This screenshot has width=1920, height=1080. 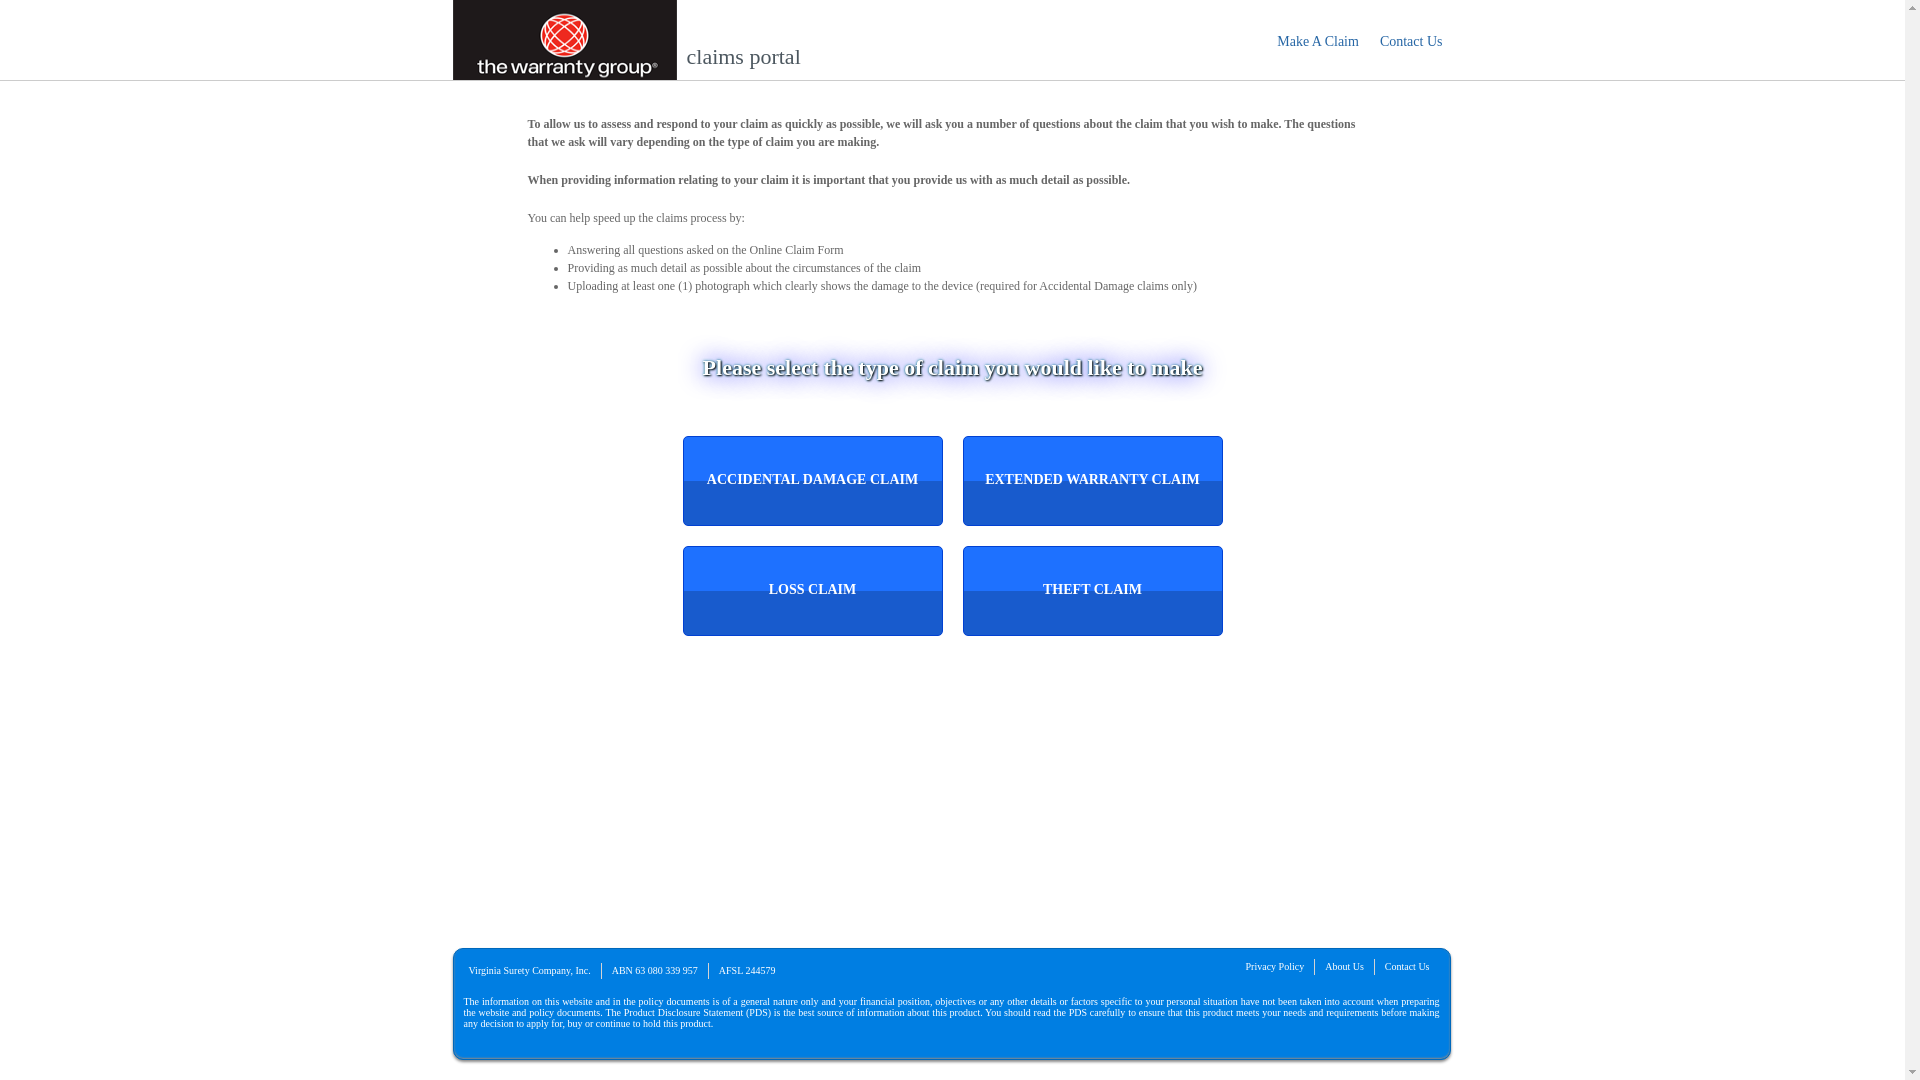 I want to click on 'Theft Claim', so click(x=1091, y=589).